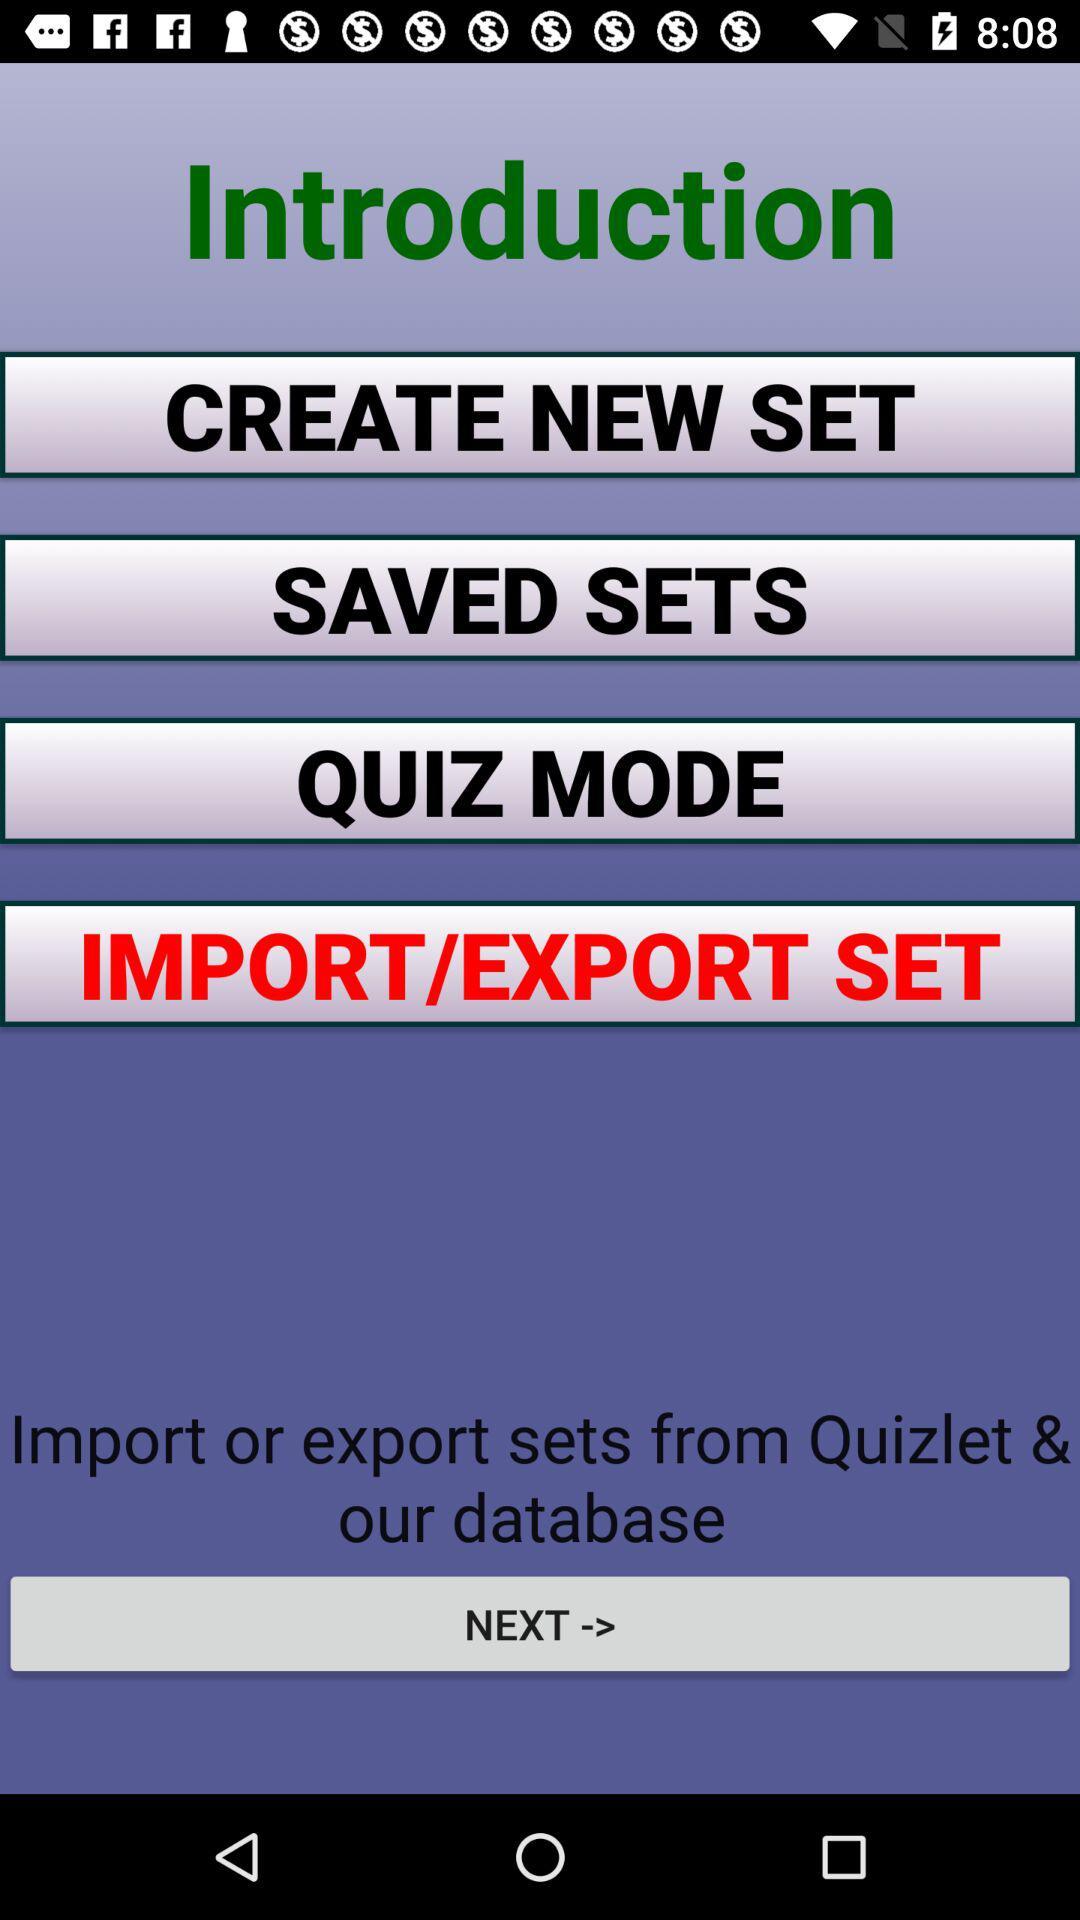  What do you see at coordinates (540, 779) in the screenshot?
I see `the quiz mode` at bounding box center [540, 779].